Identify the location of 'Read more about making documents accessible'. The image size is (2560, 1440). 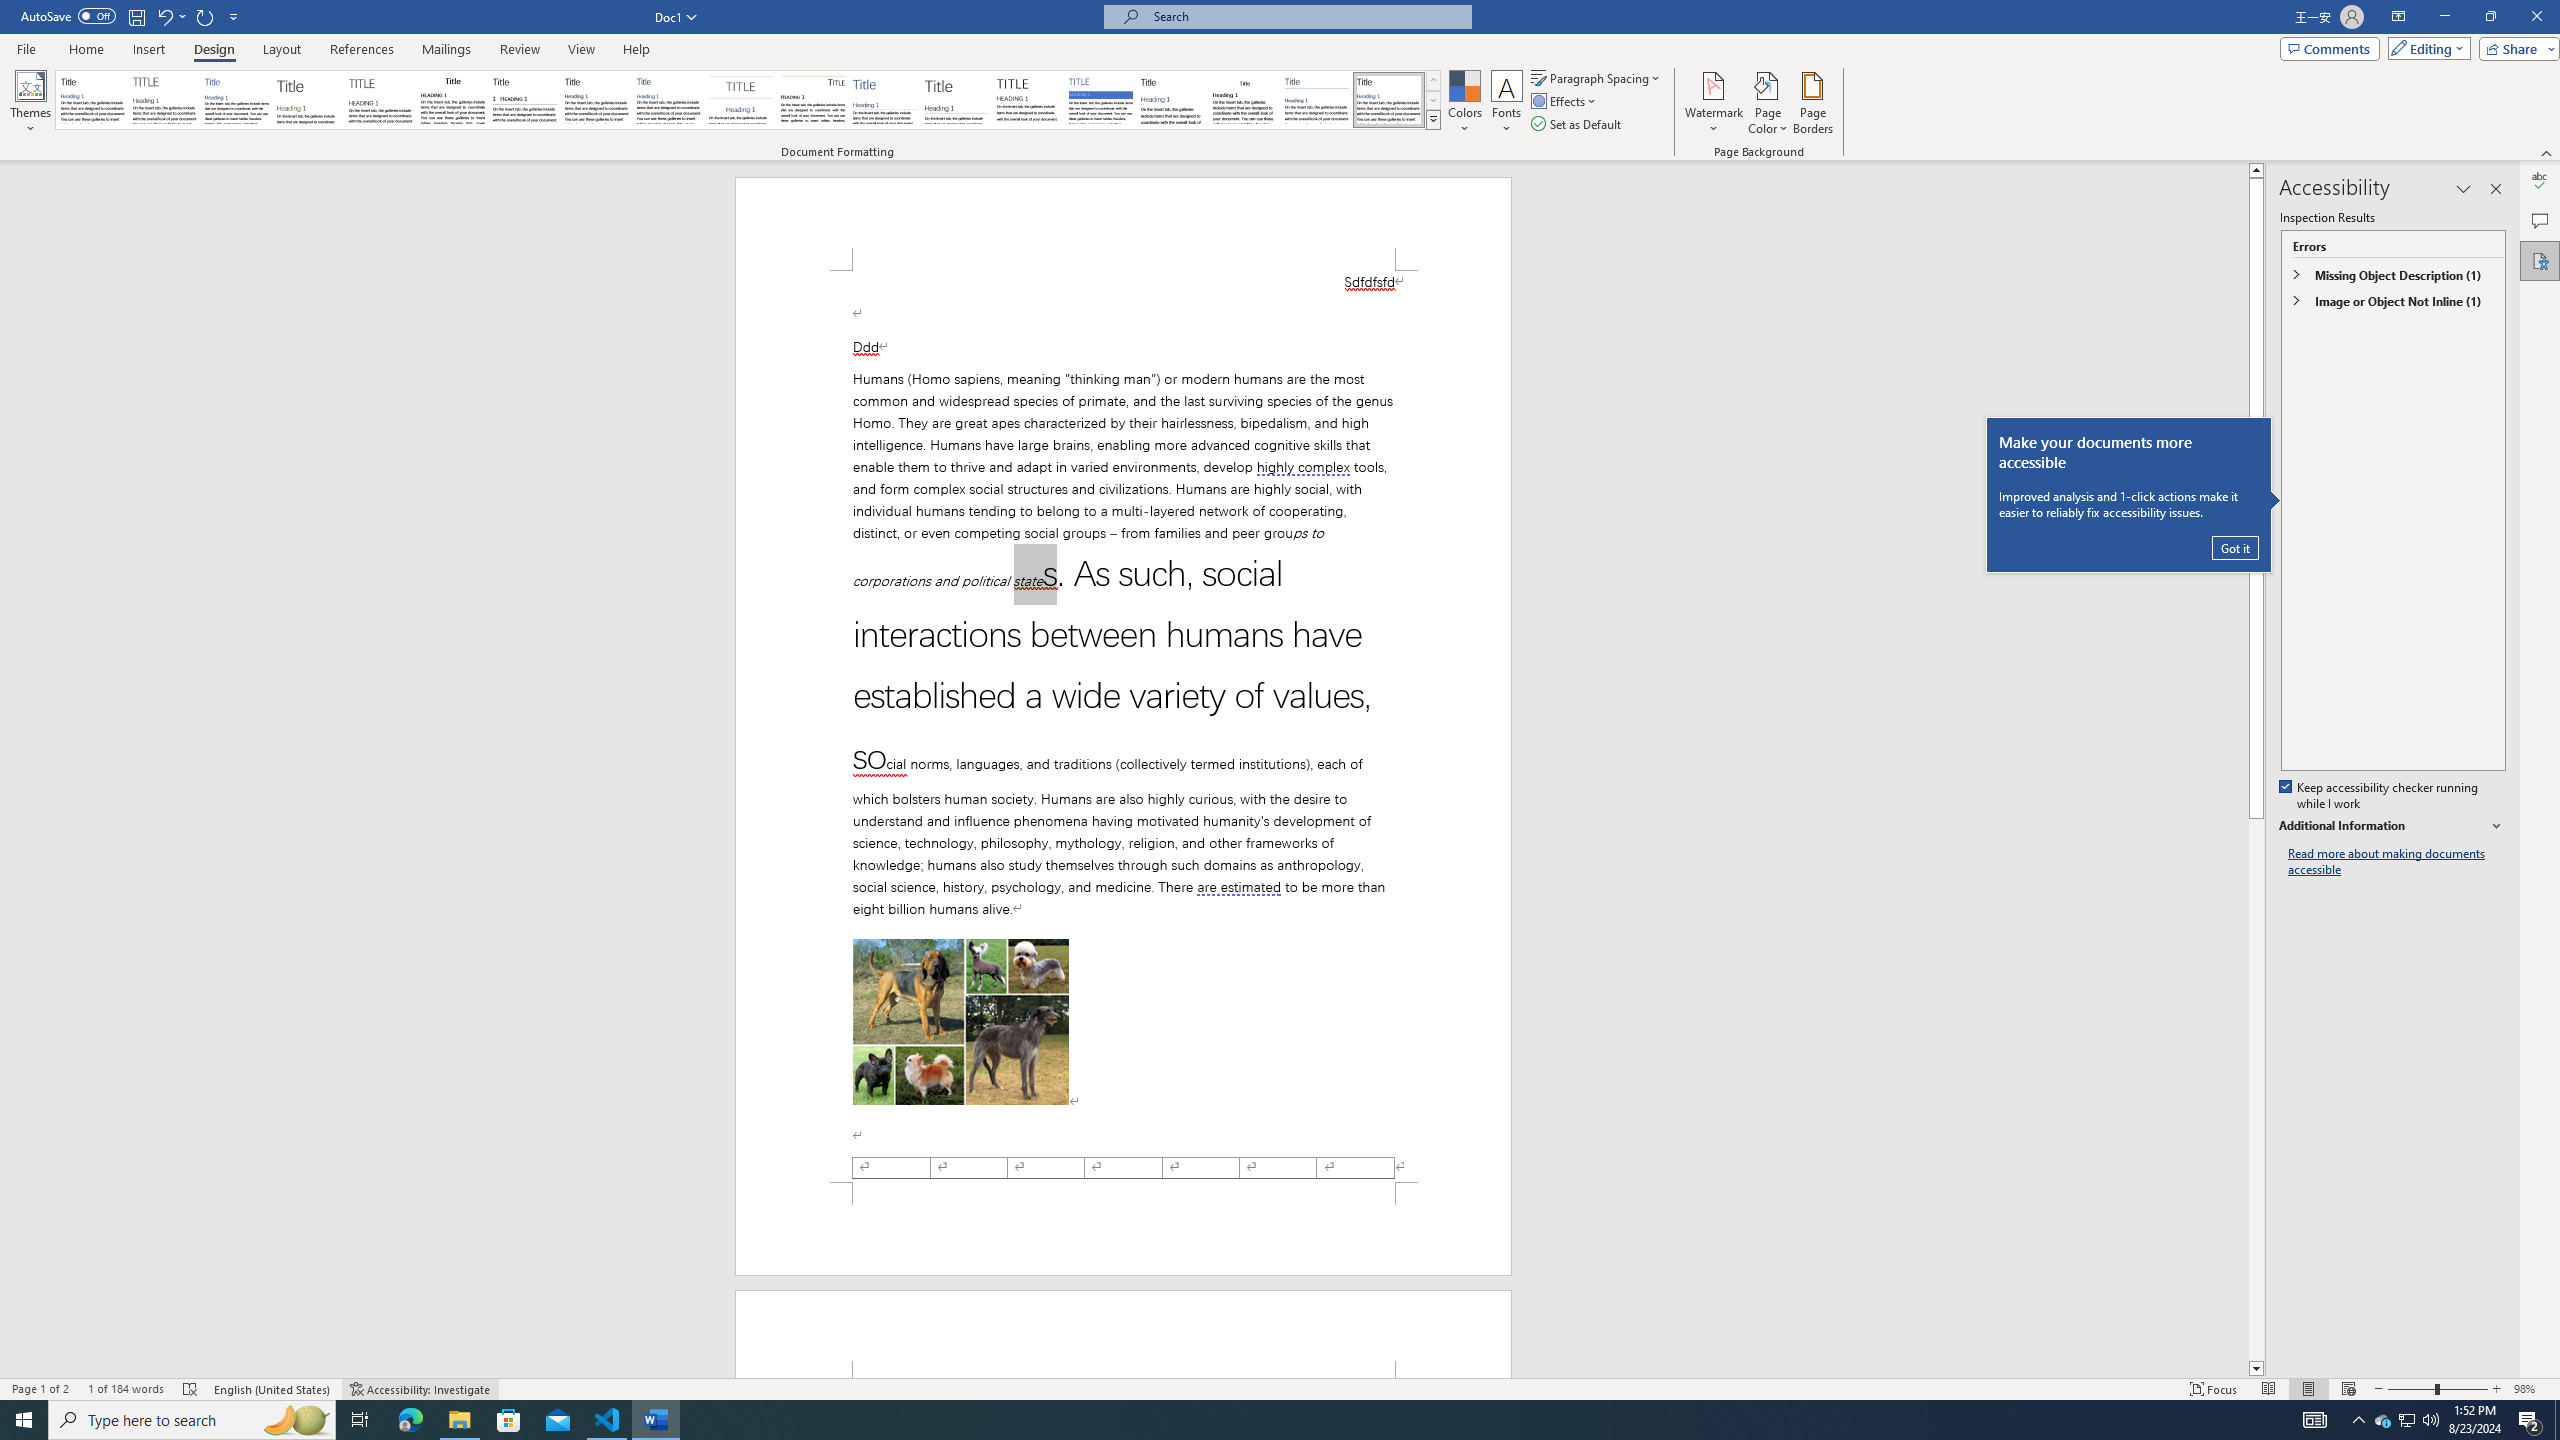
(2396, 861).